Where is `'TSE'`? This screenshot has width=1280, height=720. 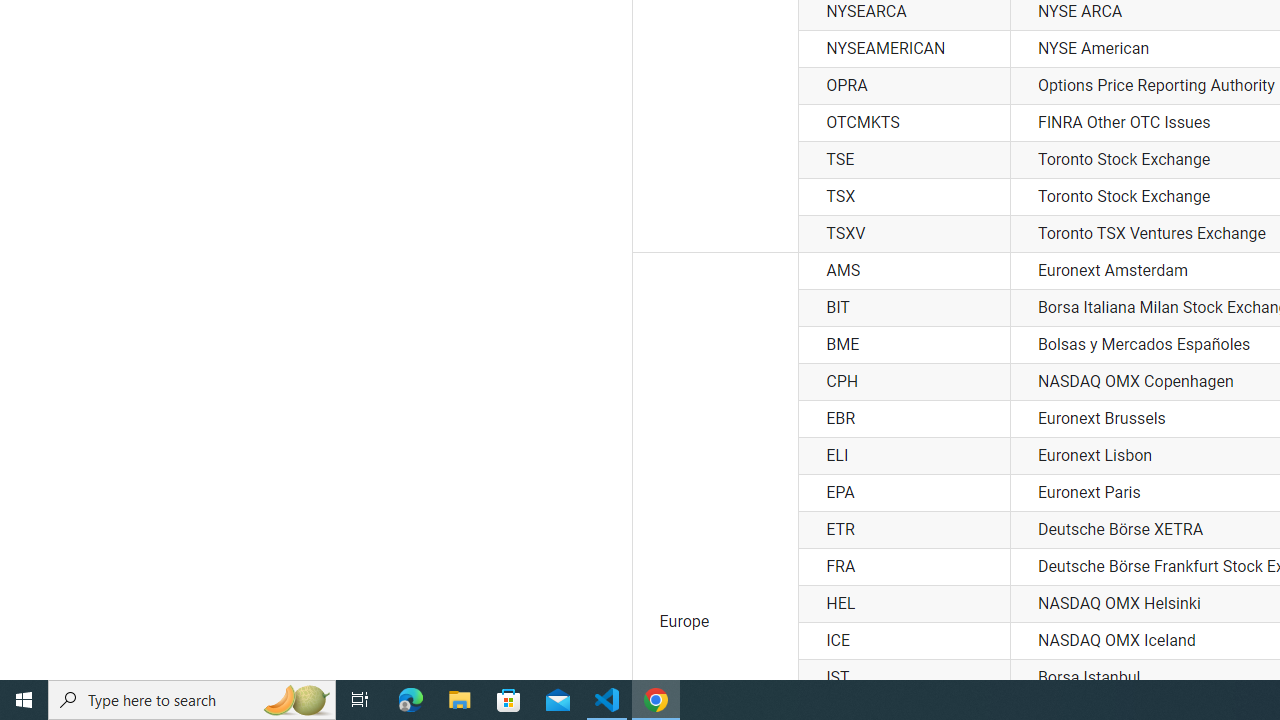
'TSE' is located at coordinates (903, 159).